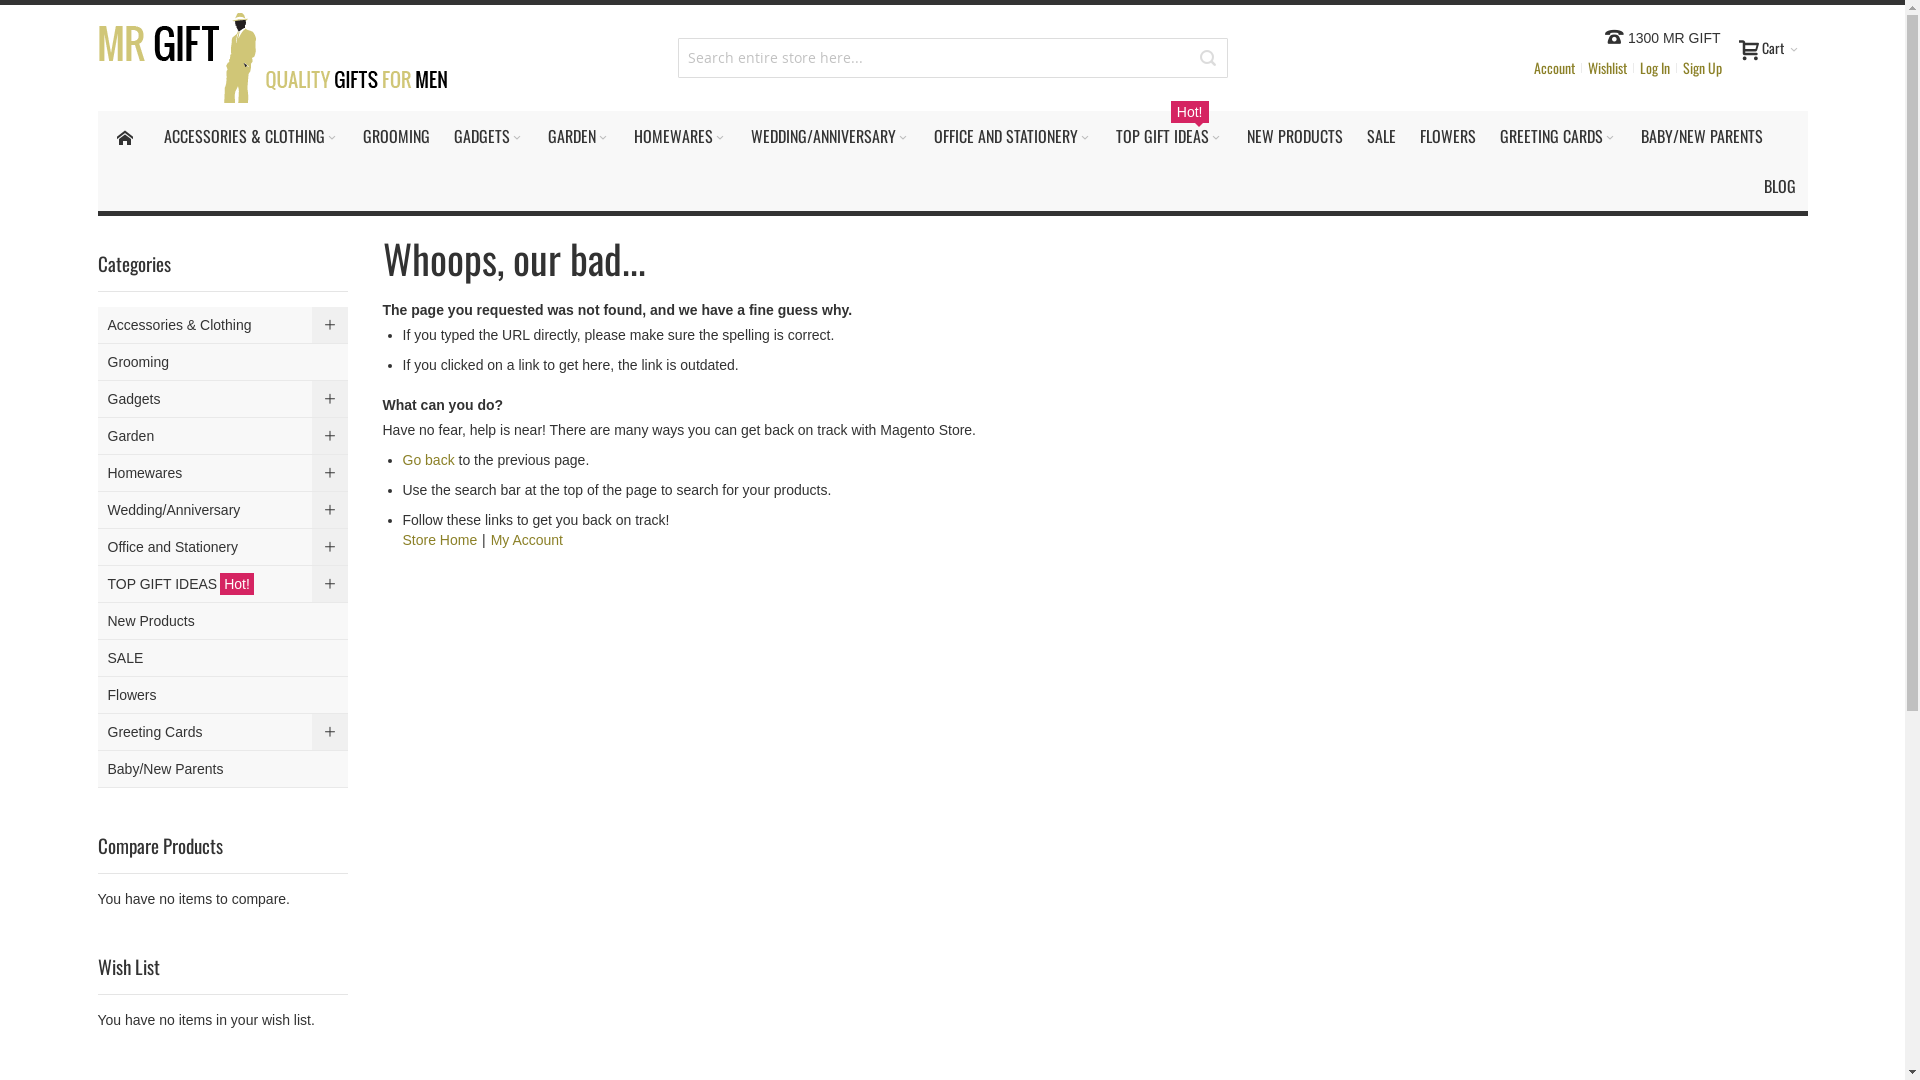  What do you see at coordinates (271, 56) in the screenshot?
I see `'Mr Gift'` at bounding box center [271, 56].